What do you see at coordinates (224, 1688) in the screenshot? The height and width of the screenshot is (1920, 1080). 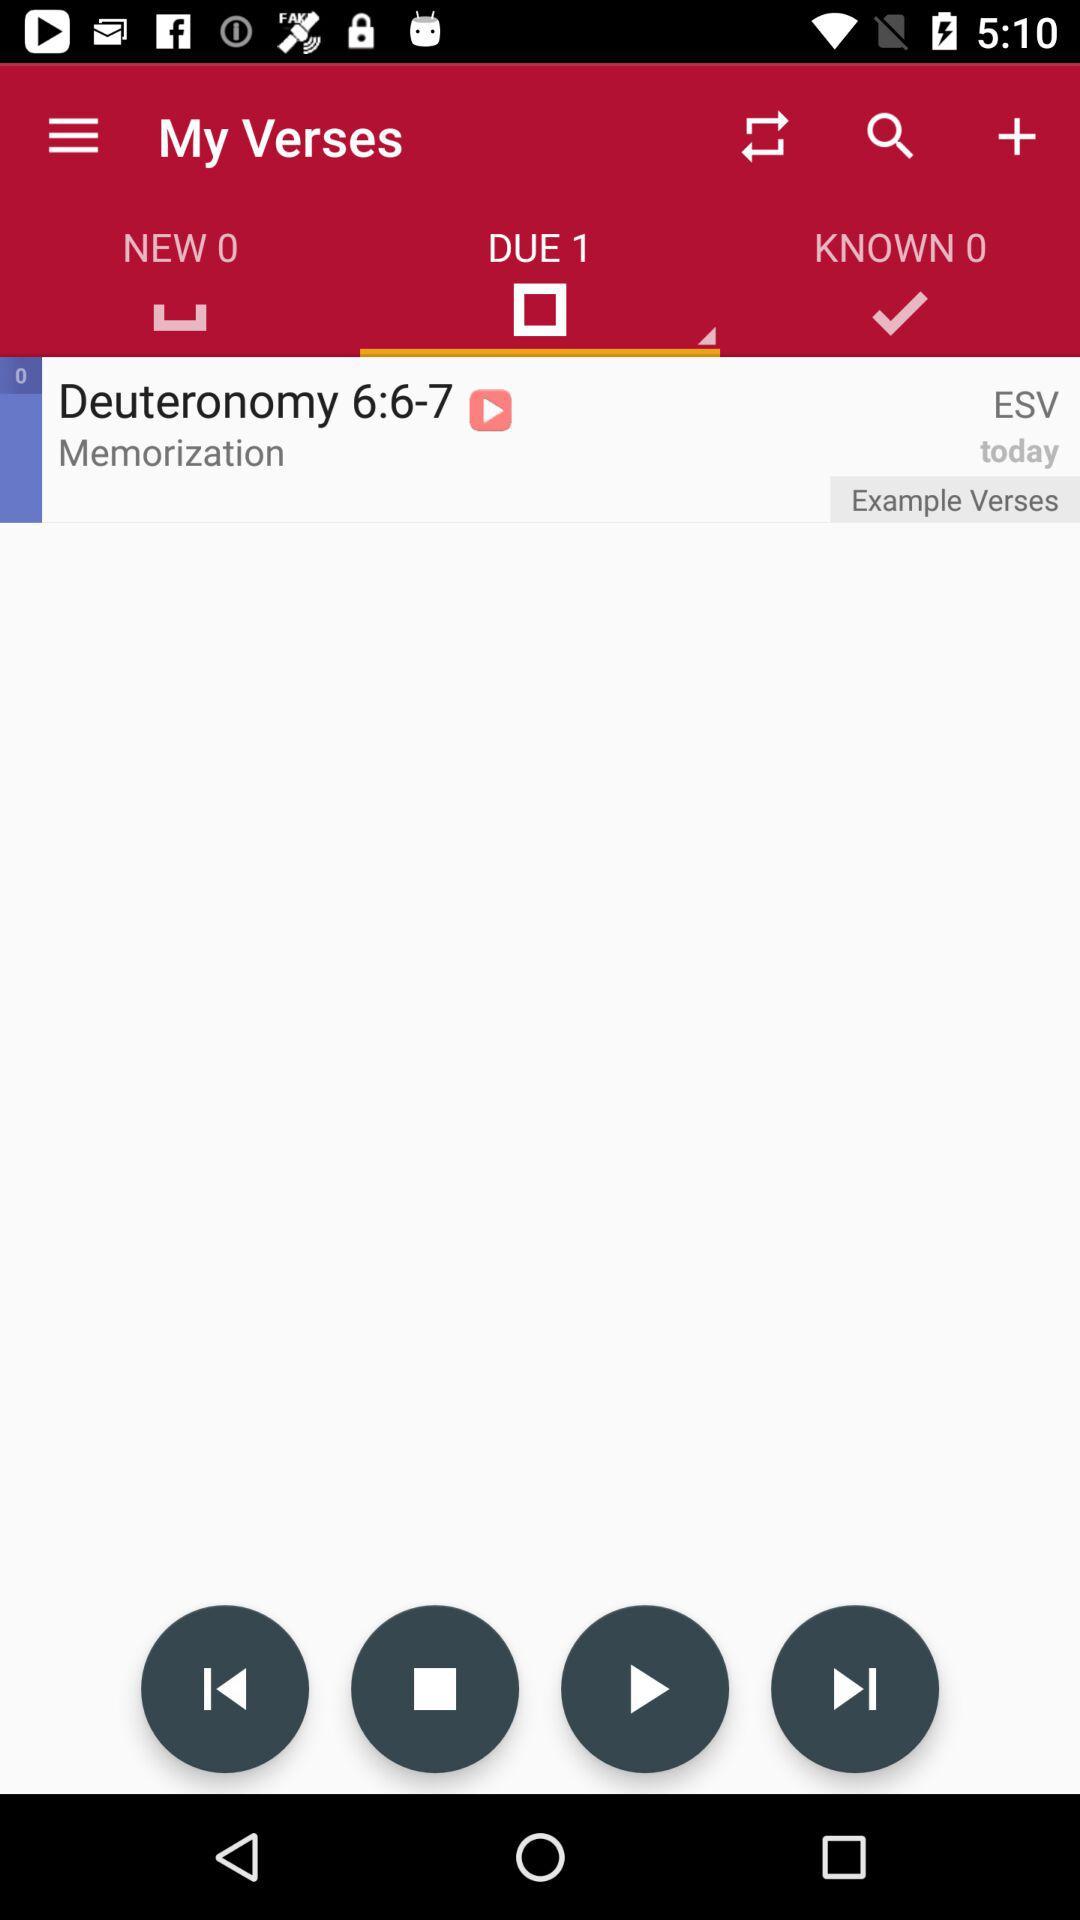 I see `rewind` at bounding box center [224, 1688].